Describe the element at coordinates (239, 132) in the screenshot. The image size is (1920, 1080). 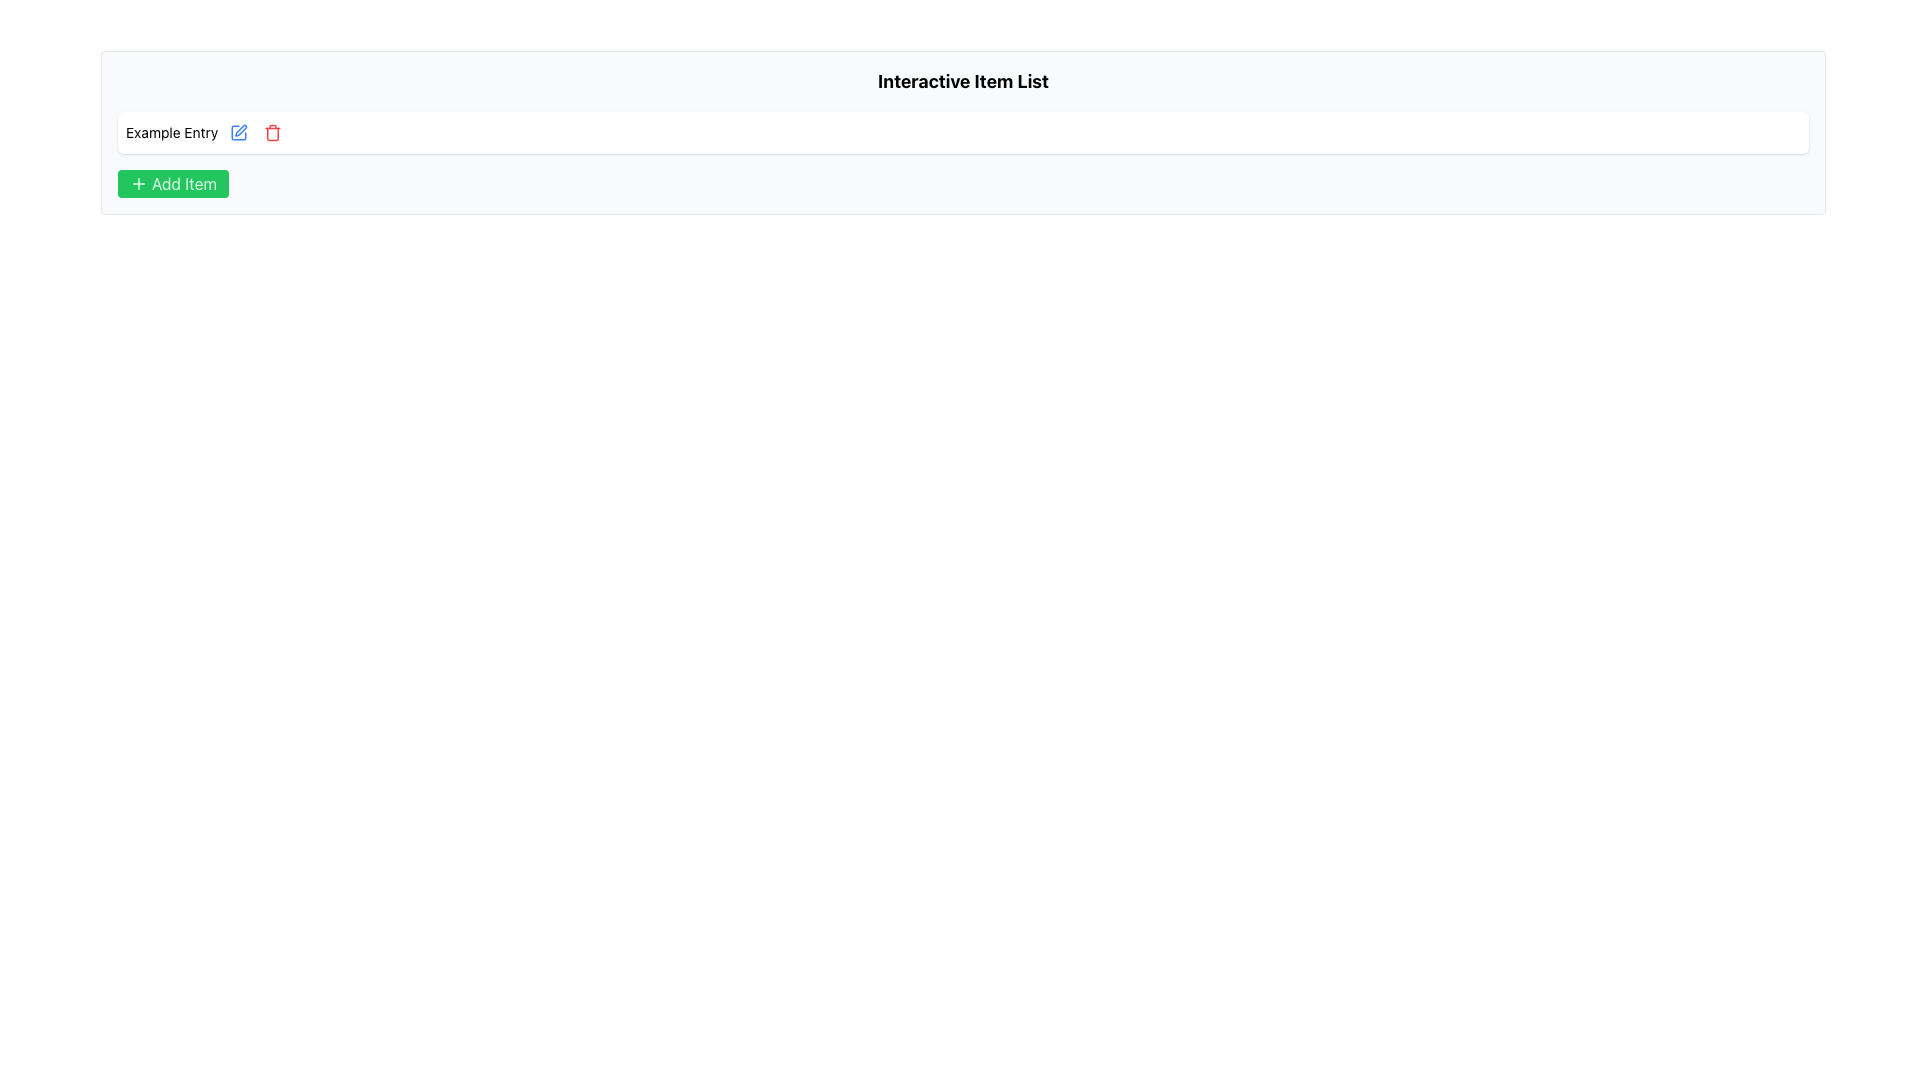
I see `the editing icon represented by a square outline with rounded corners and a pen symbol, located in the toolbar next to 'Example Entry'` at that location.